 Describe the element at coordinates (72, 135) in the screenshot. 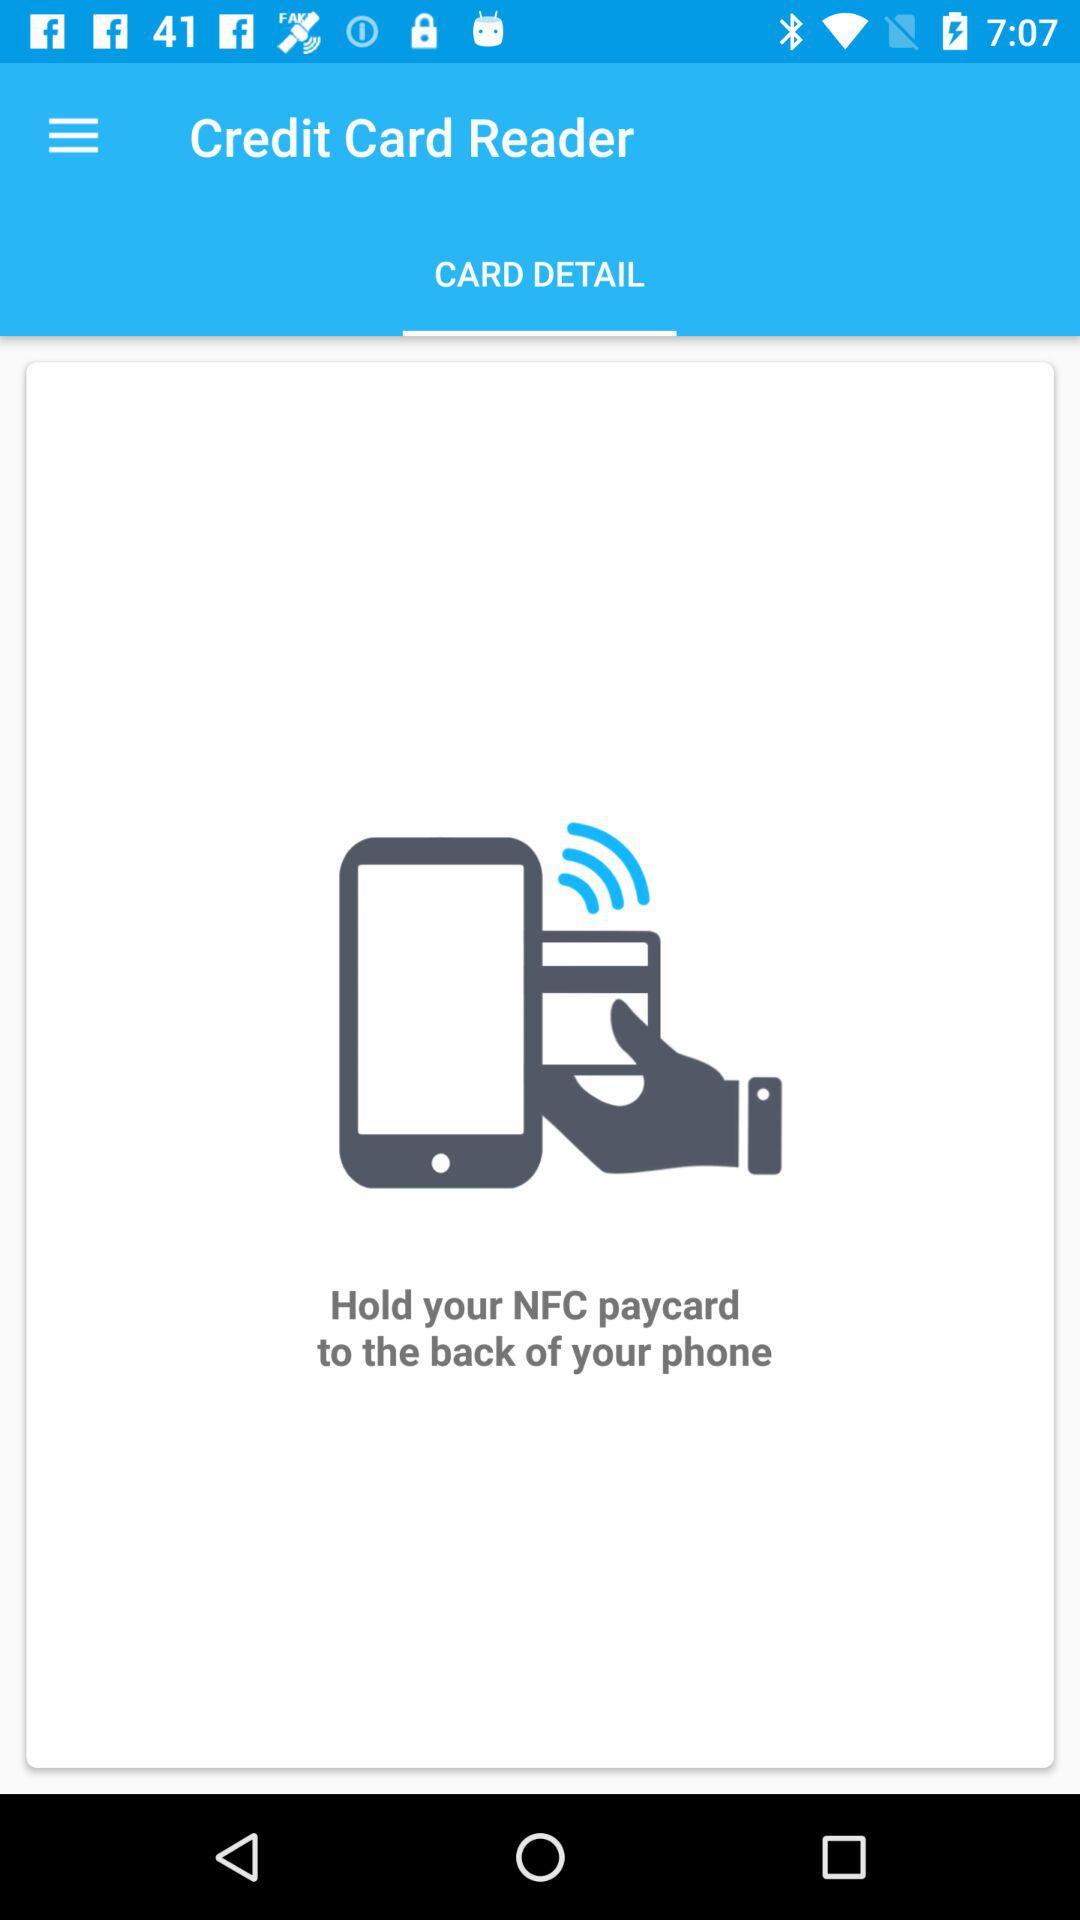

I see `the item next to the credit card reader item` at that location.